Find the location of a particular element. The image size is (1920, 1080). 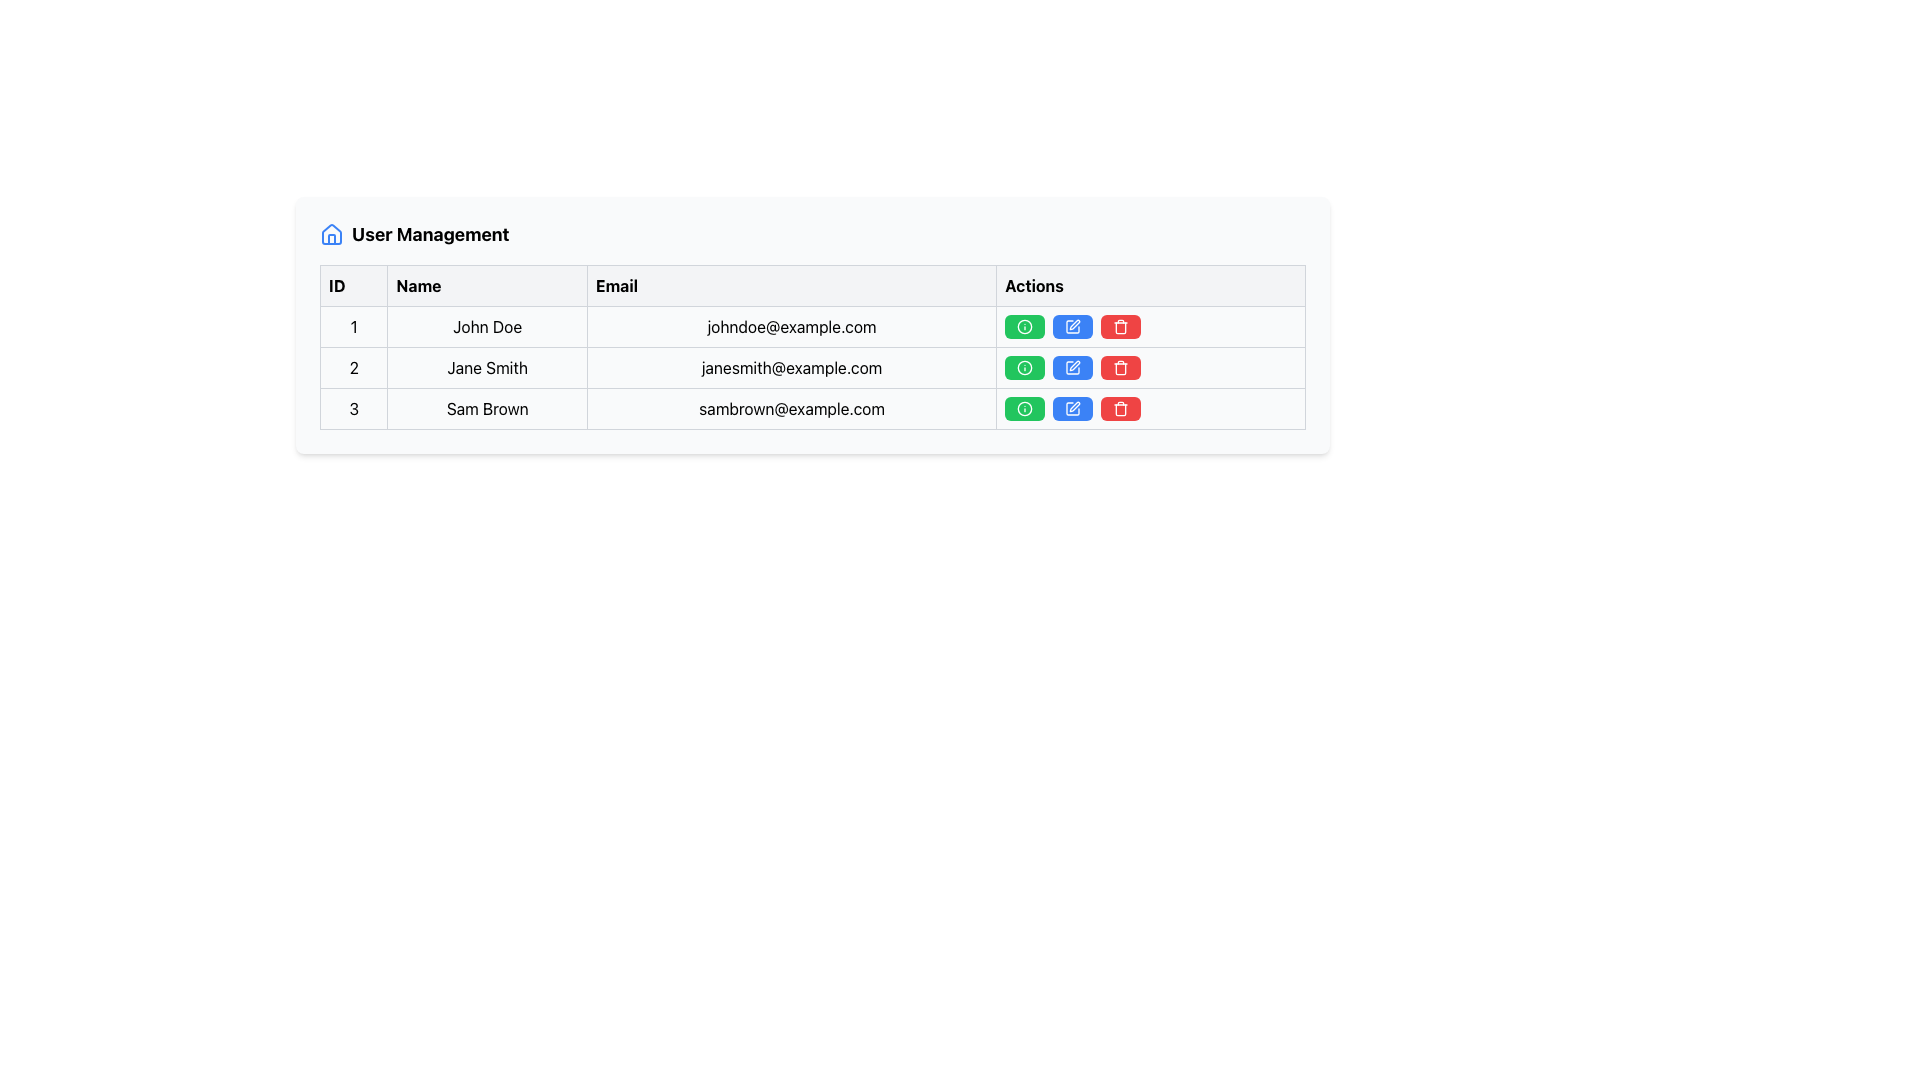

the red button in the 'Actions' column corresponding to 'Jane Smith' in the User Management table is located at coordinates (1151, 367).